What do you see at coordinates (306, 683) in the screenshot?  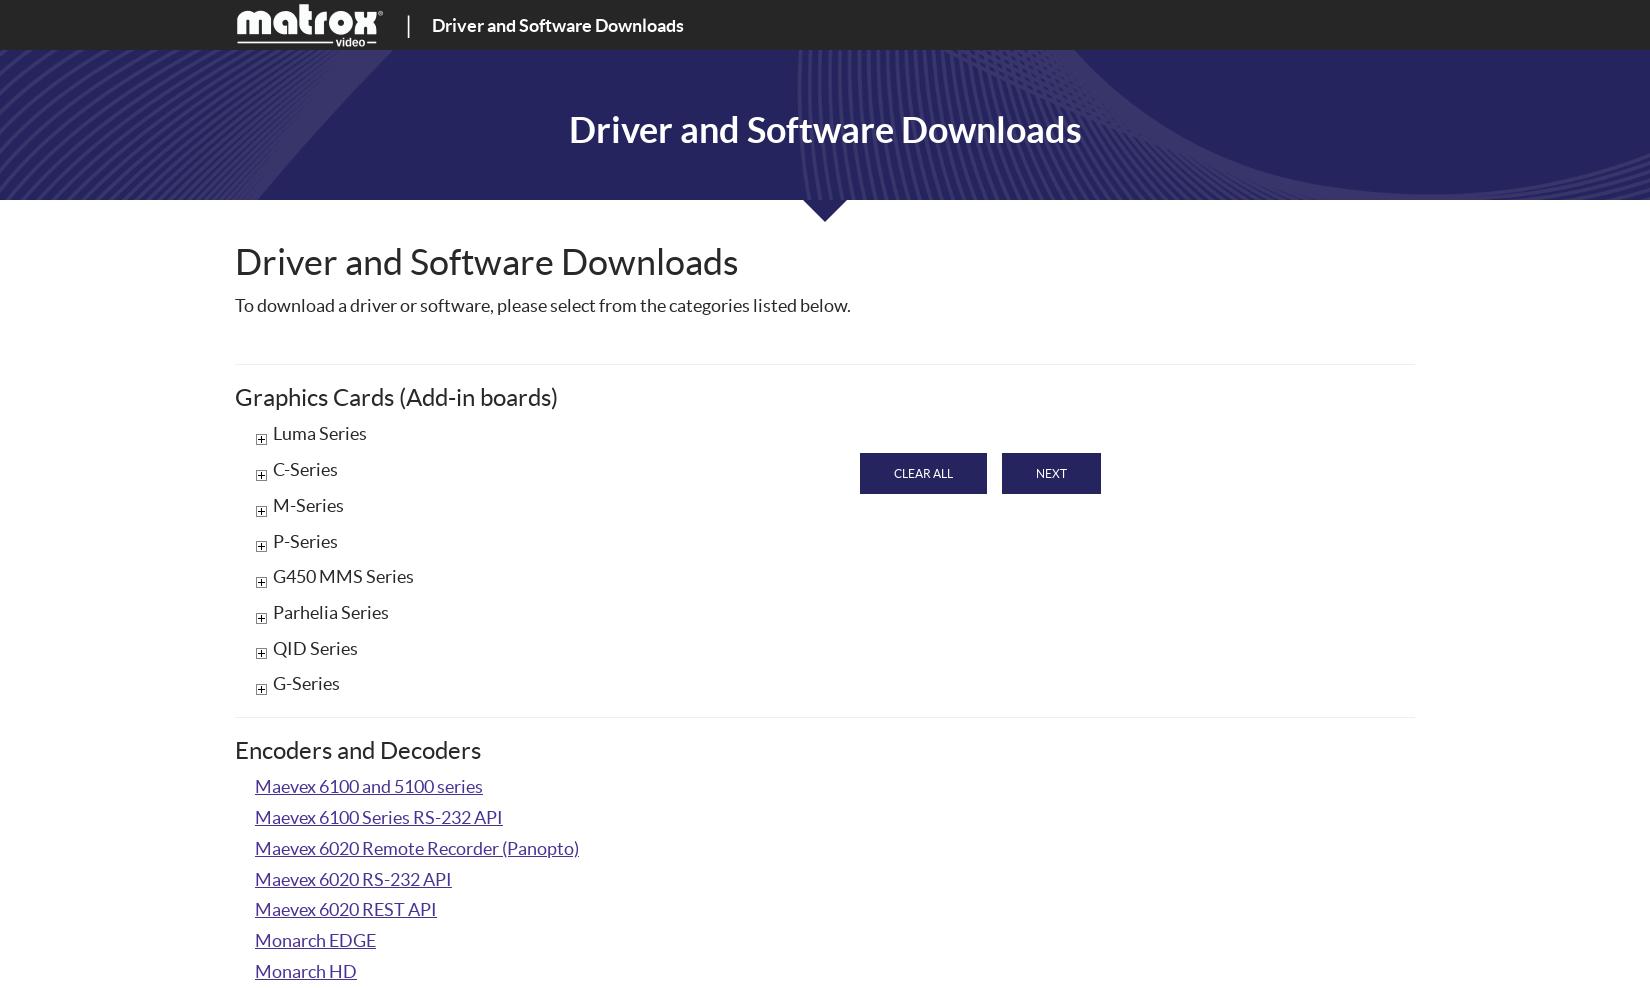 I see `'G-Series'` at bounding box center [306, 683].